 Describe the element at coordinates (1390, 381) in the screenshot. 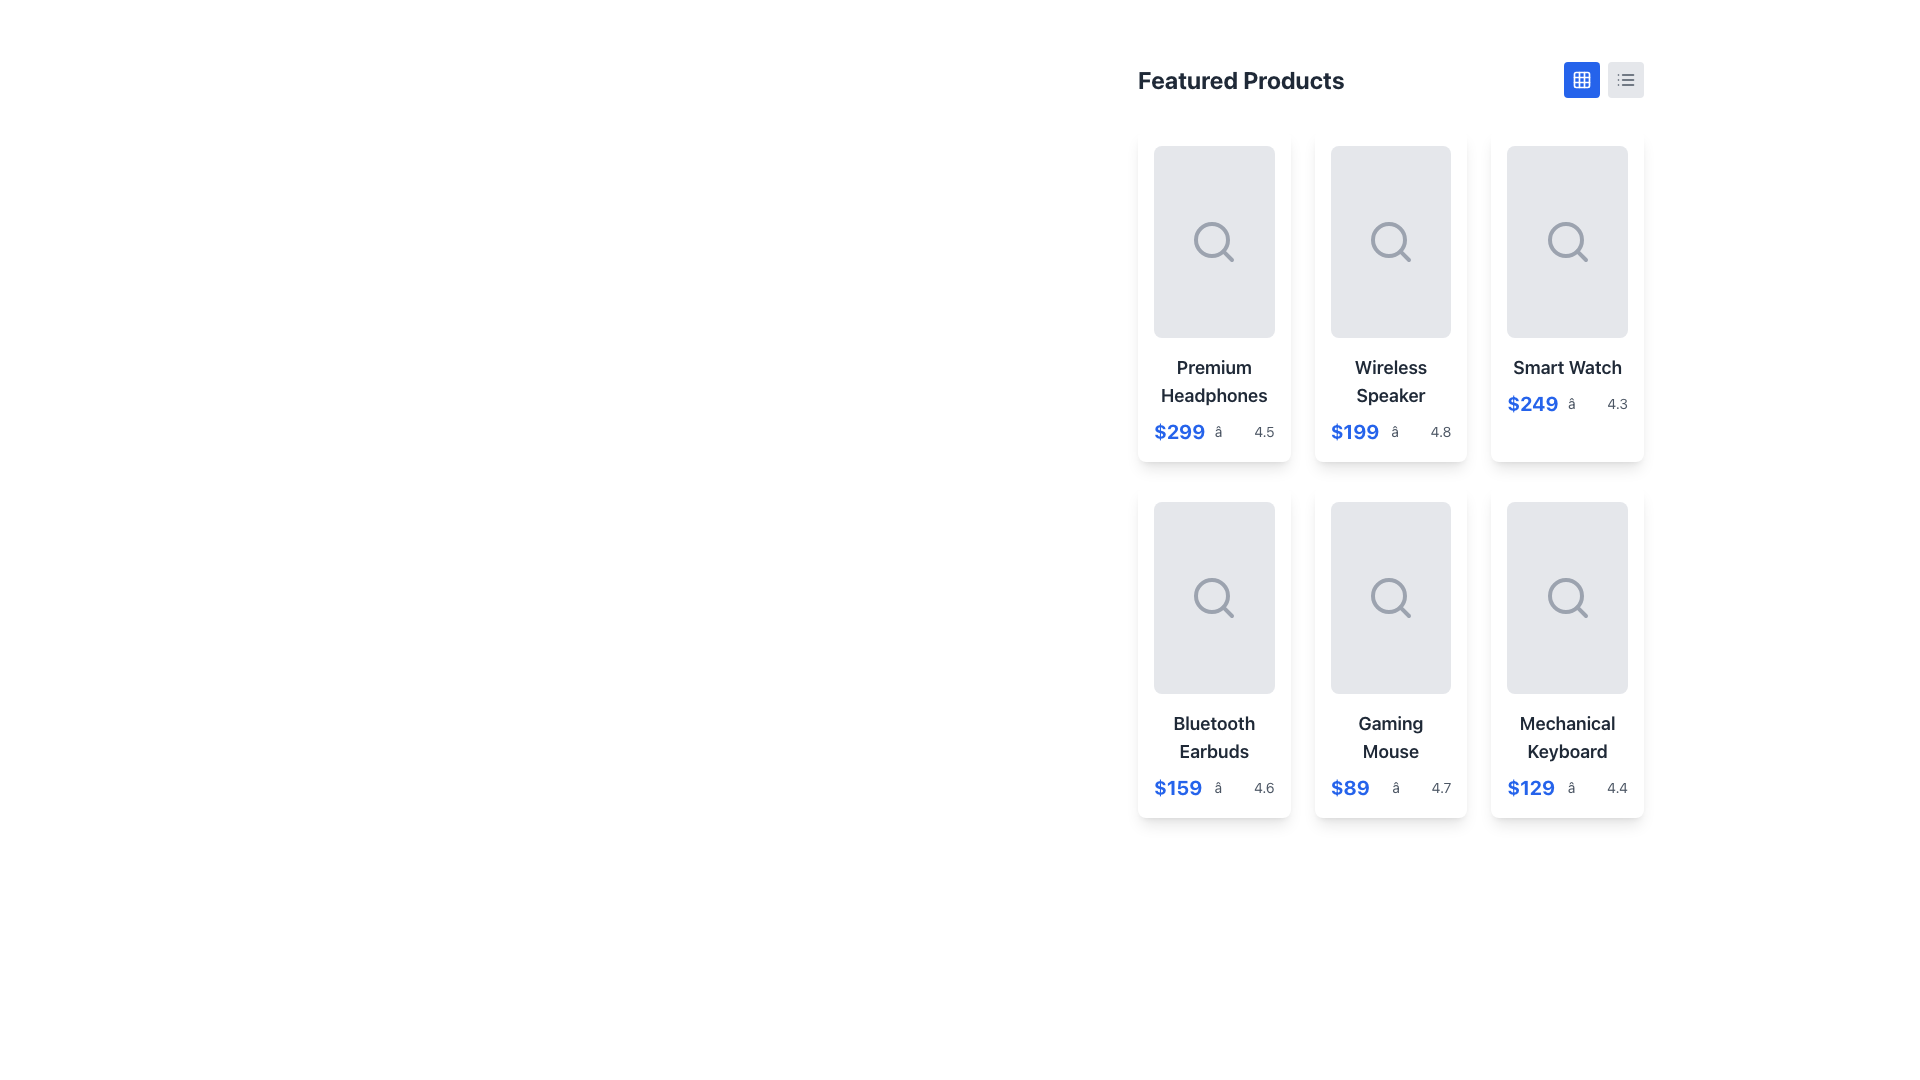

I see `the static text label that displays the name of the product, located centrally within its card in the second column of the first row of the grid` at that location.